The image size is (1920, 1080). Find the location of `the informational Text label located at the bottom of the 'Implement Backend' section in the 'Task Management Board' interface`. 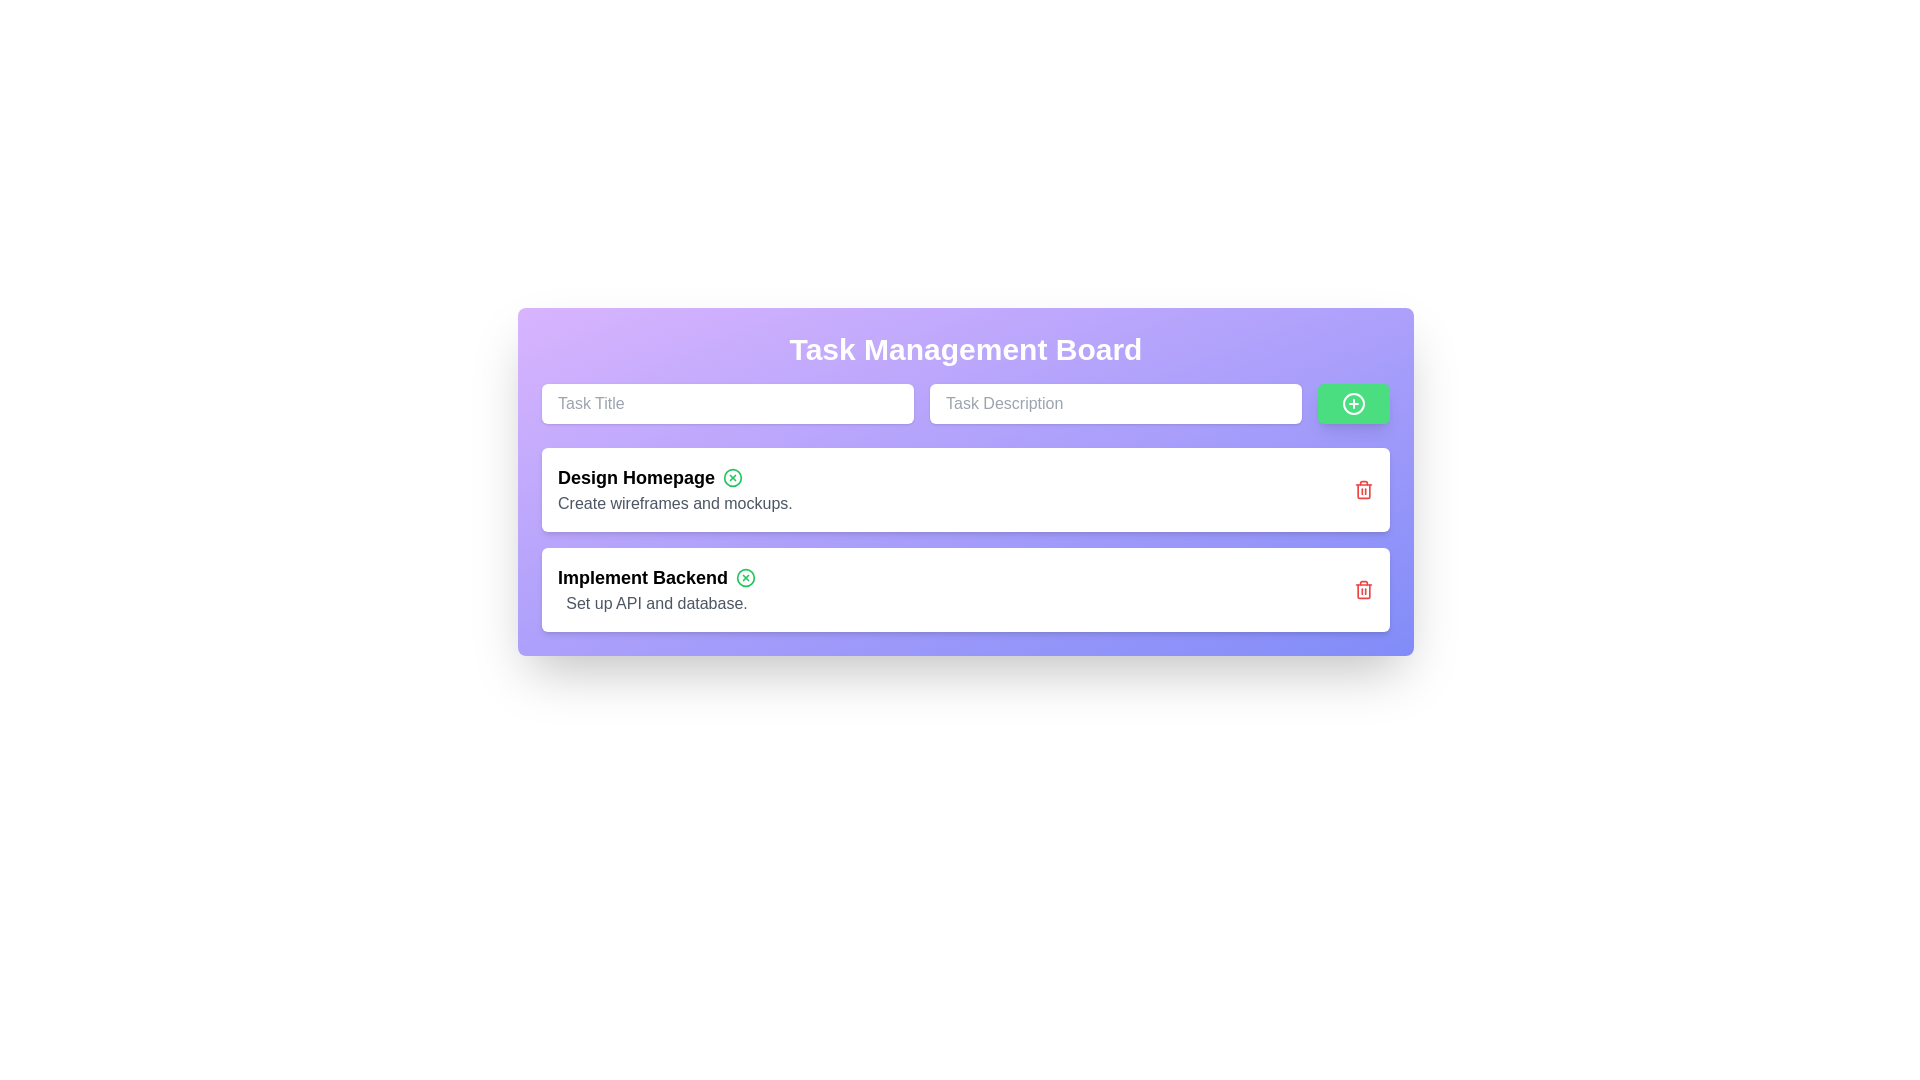

the informational Text label located at the bottom of the 'Implement Backend' section in the 'Task Management Board' interface is located at coordinates (657, 603).